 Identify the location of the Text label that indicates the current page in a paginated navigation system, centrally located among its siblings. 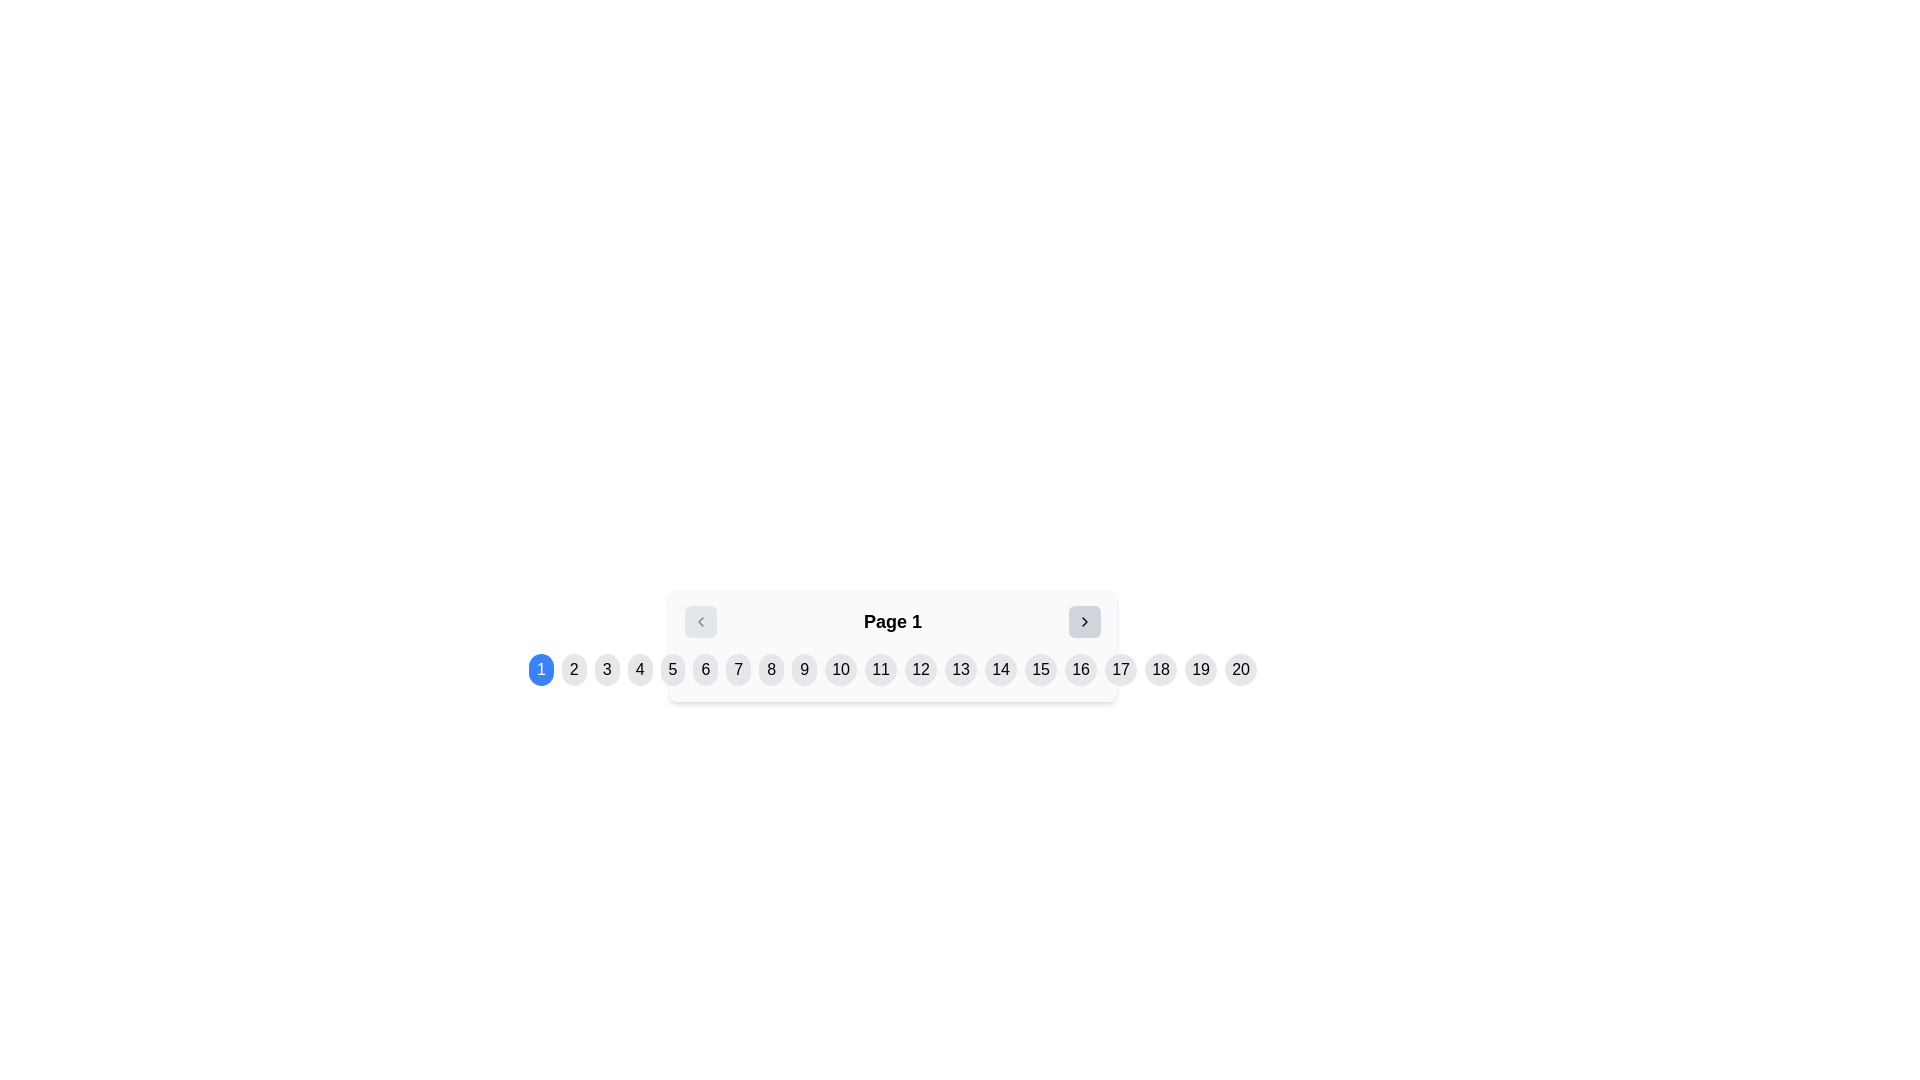
(891, 620).